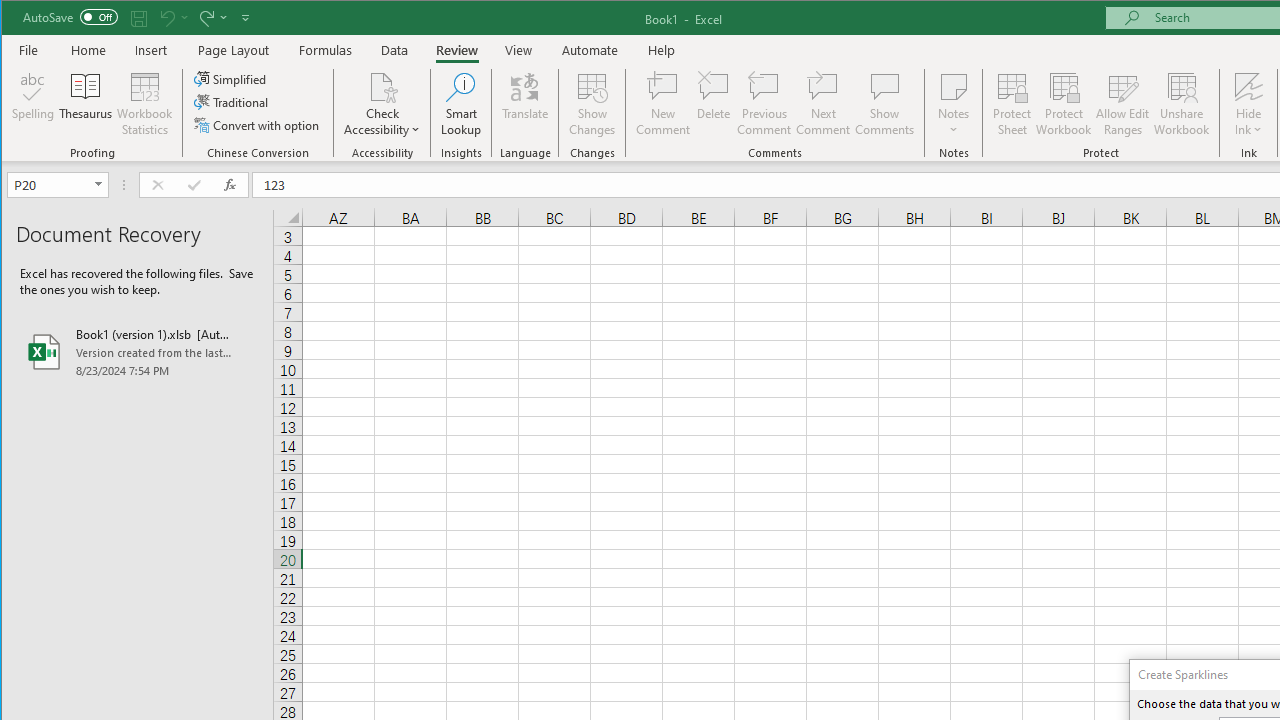 Image resolution: width=1280 pixels, height=720 pixels. What do you see at coordinates (382, 85) in the screenshot?
I see `'Check Accessibility'` at bounding box center [382, 85].